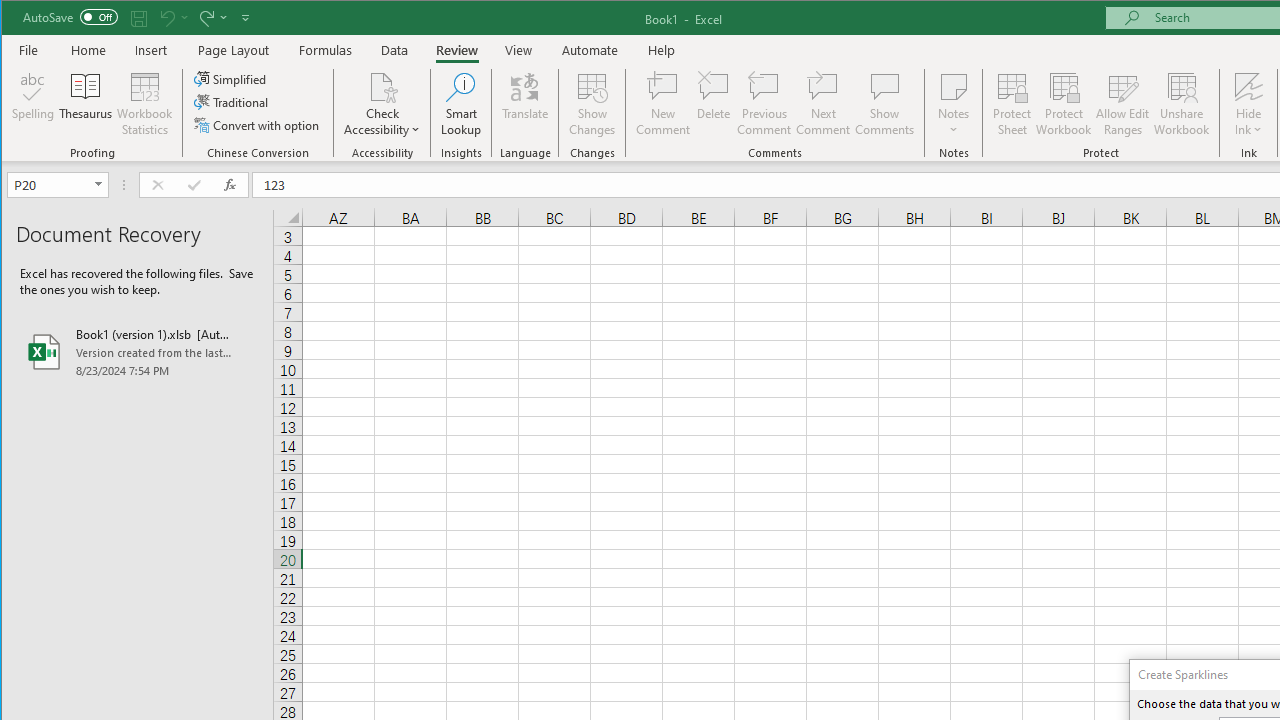 Image resolution: width=1280 pixels, height=720 pixels. What do you see at coordinates (382, 85) in the screenshot?
I see `'Check Accessibility'` at bounding box center [382, 85].